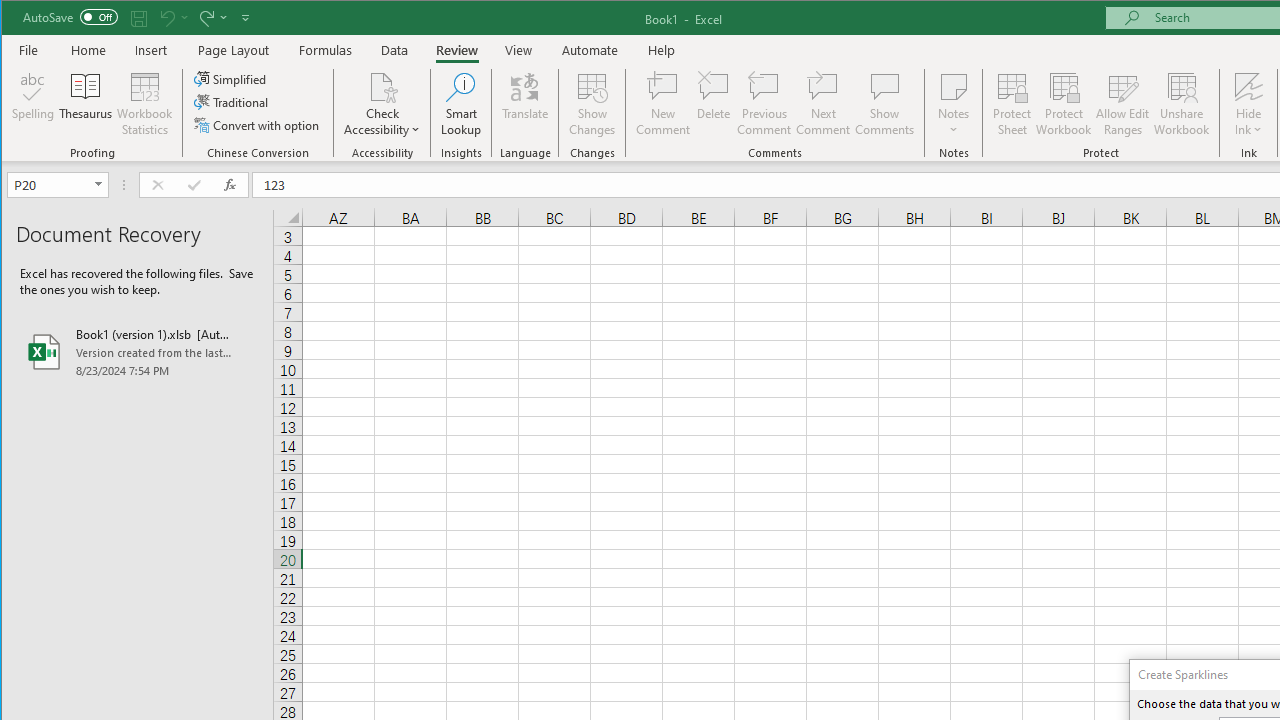 Image resolution: width=1280 pixels, height=720 pixels. What do you see at coordinates (382, 85) in the screenshot?
I see `'Check Accessibility'` at bounding box center [382, 85].